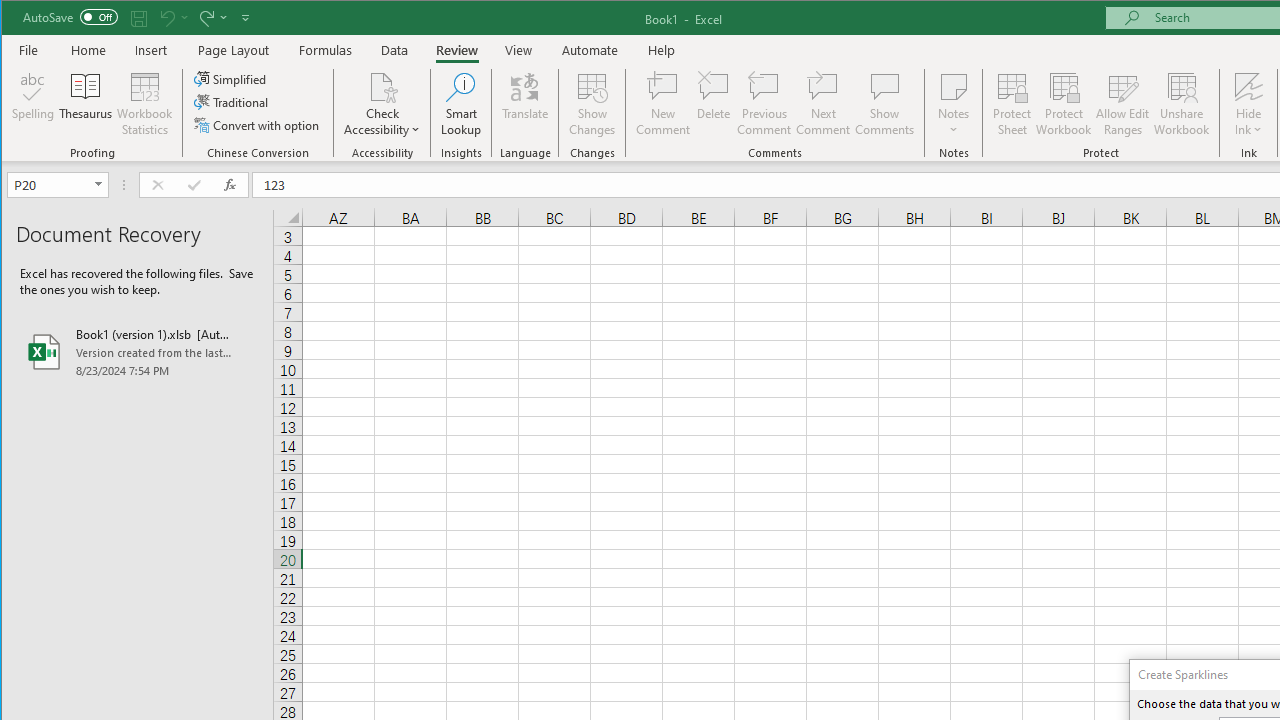 Image resolution: width=1280 pixels, height=720 pixels. What do you see at coordinates (382, 85) in the screenshot?
I see `'Check Accessibility'` at bounding box center [382, 85].